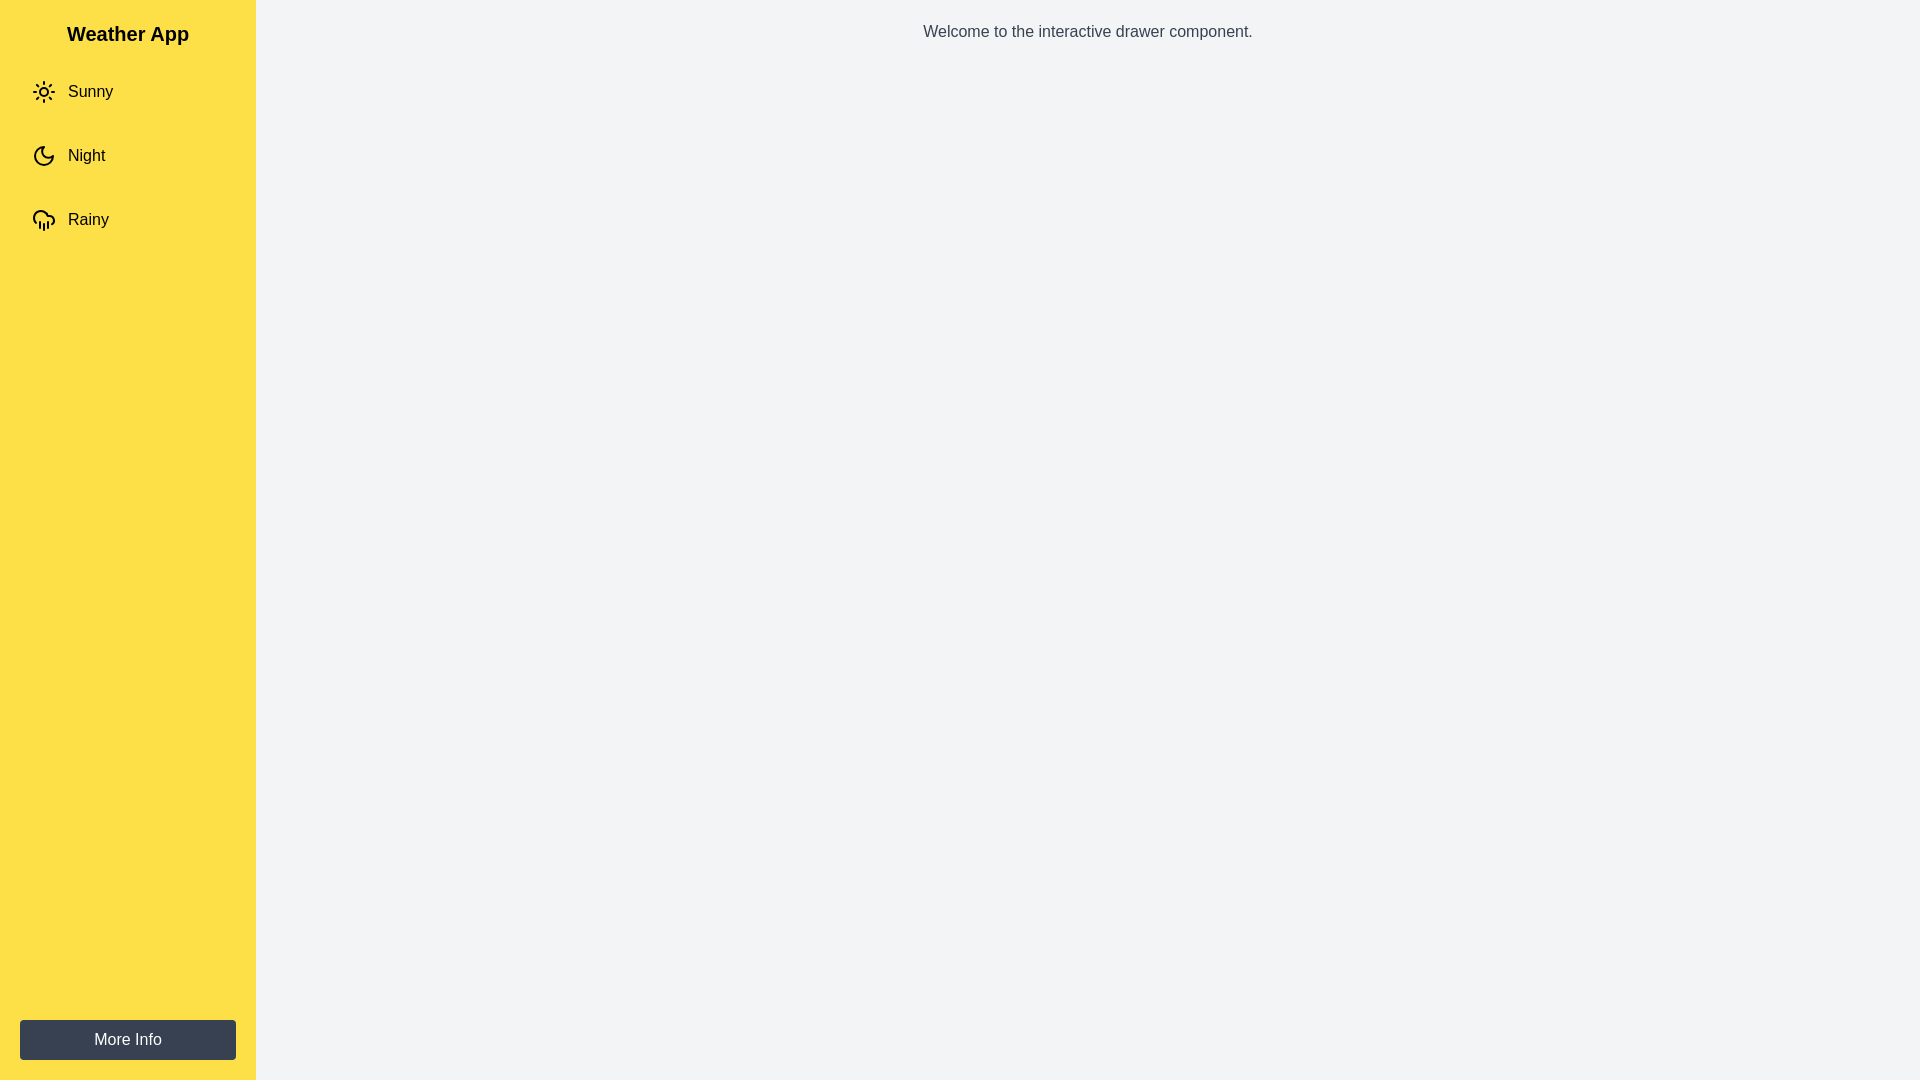 This screenshot has width=1920, height=1080. Describe the element at coordinates (43, 154) in the screenshot. I see `the moon-shaped icon with a crescent design located second among the weather options in the left sidebar` at that location.